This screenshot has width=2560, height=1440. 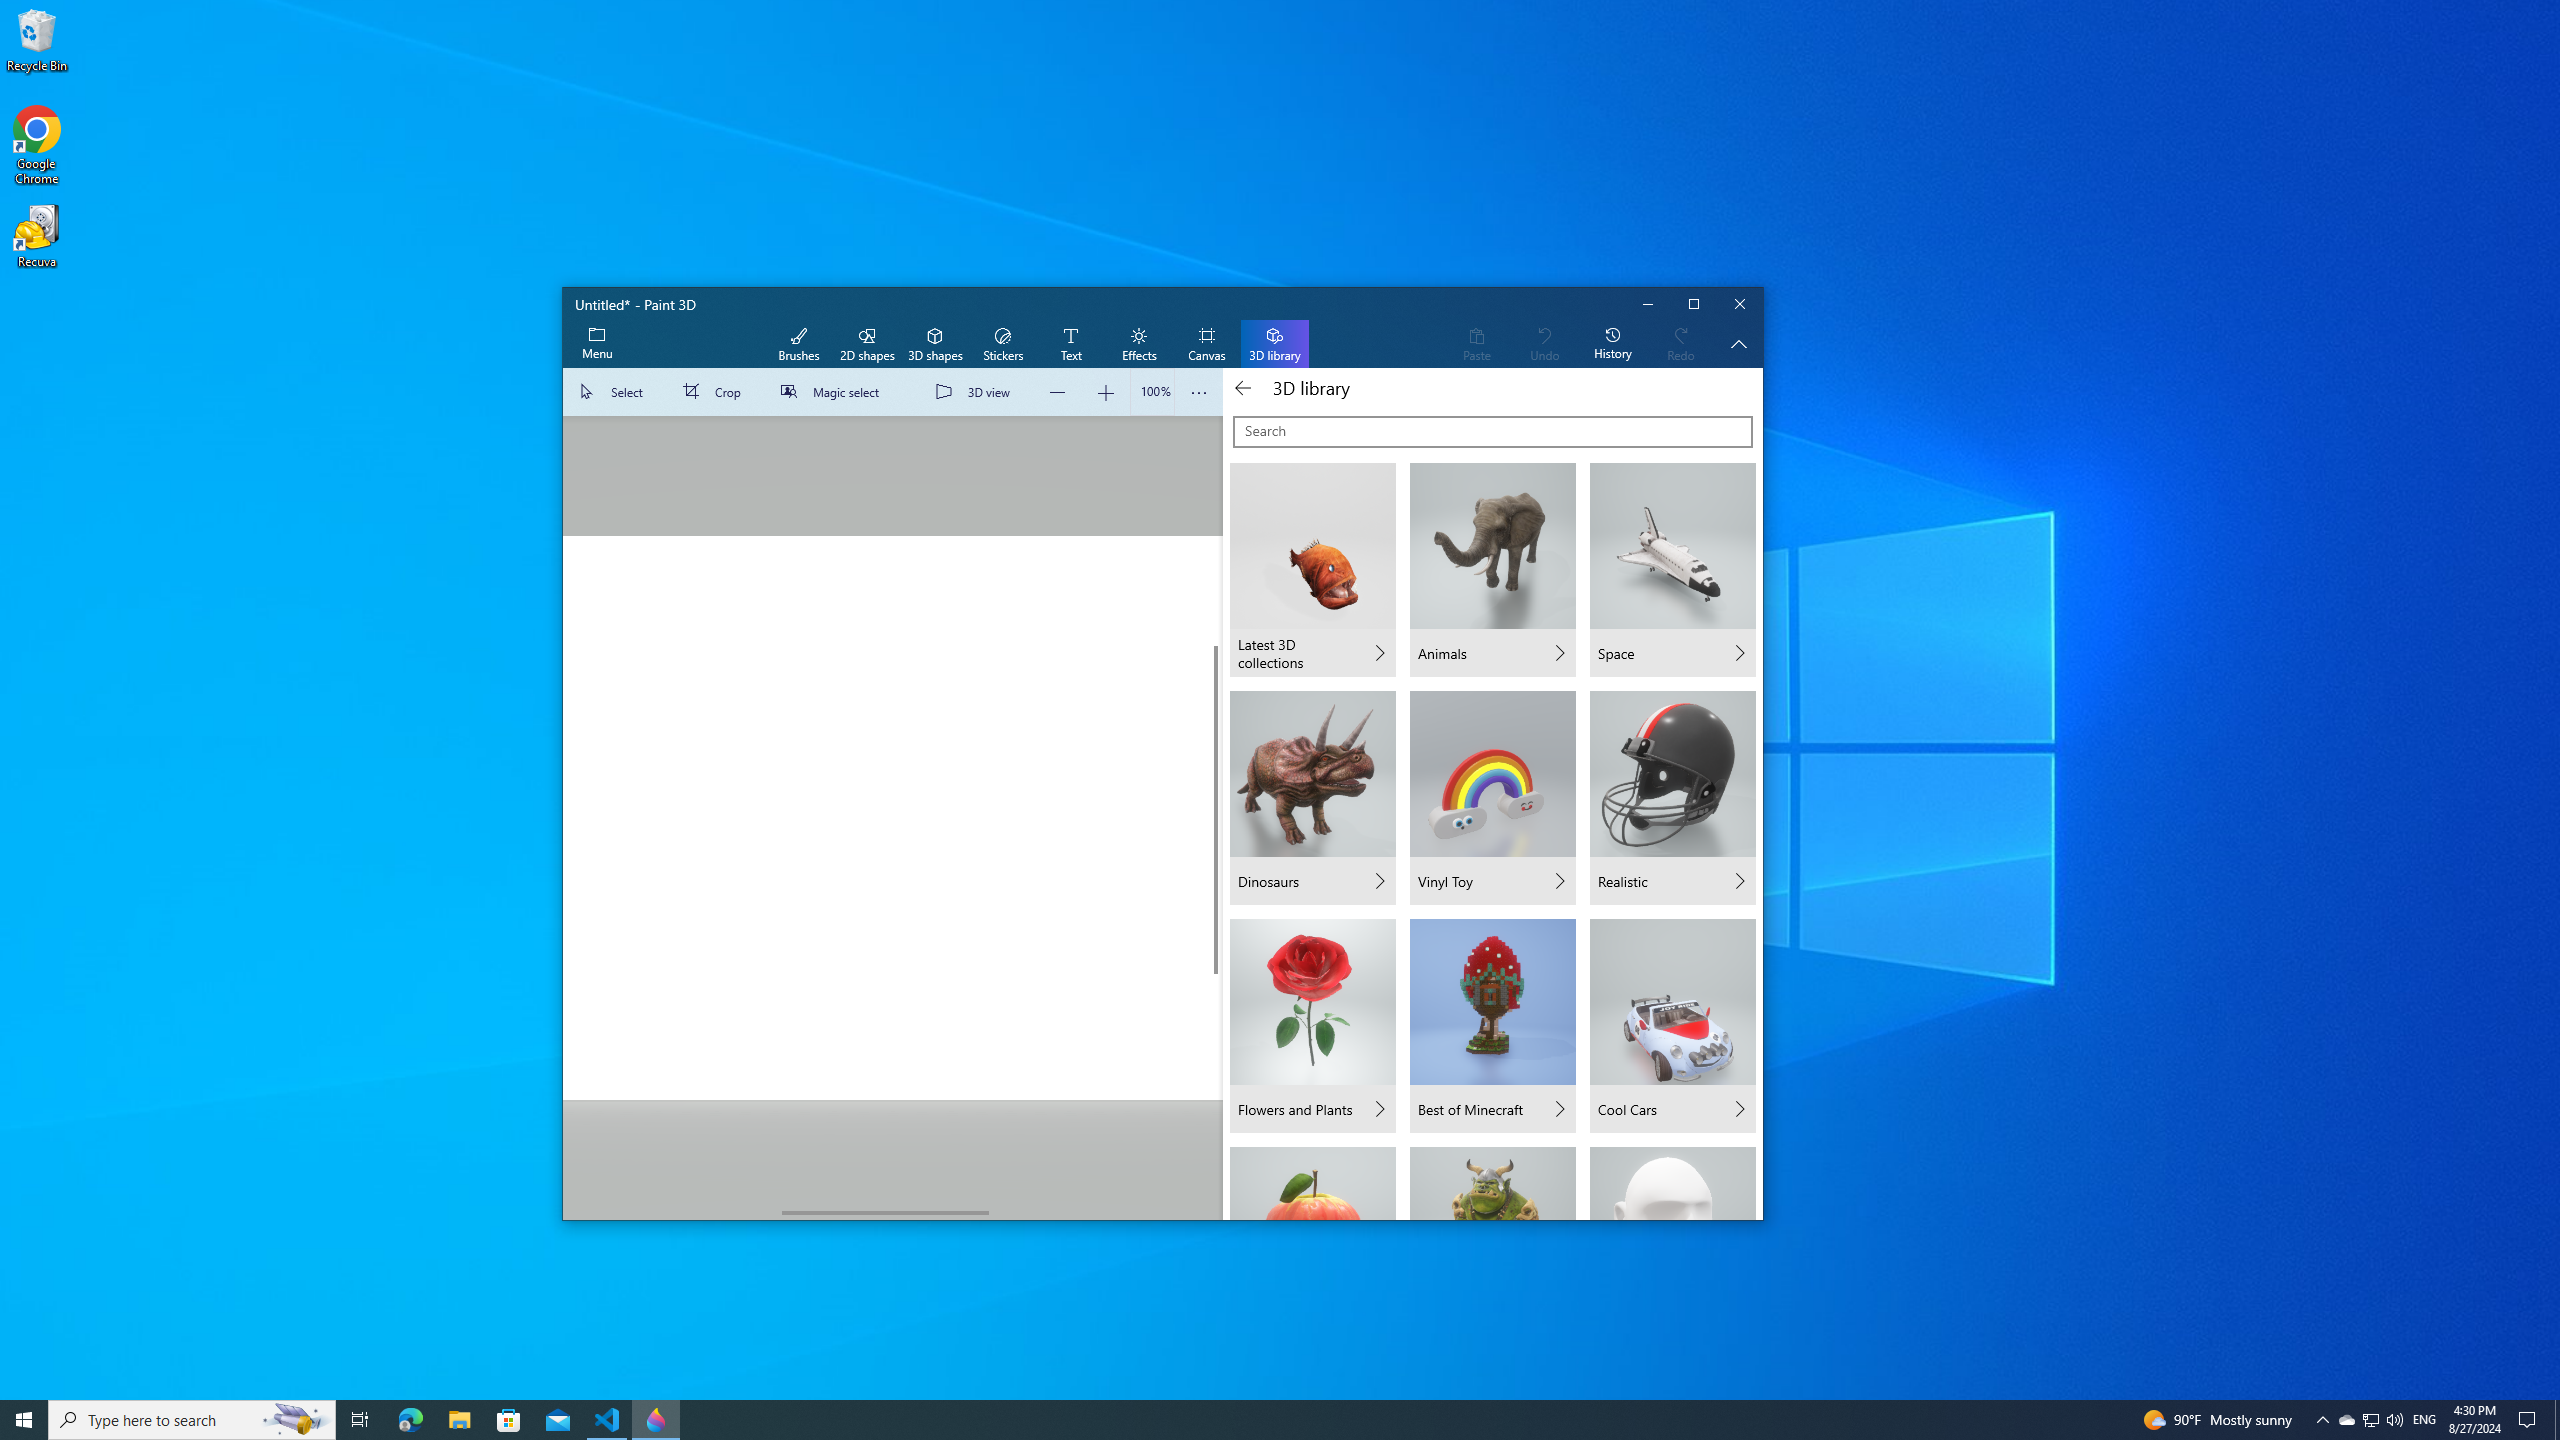 I want to click on 'Zoom in', so click(x=1104, y=391).